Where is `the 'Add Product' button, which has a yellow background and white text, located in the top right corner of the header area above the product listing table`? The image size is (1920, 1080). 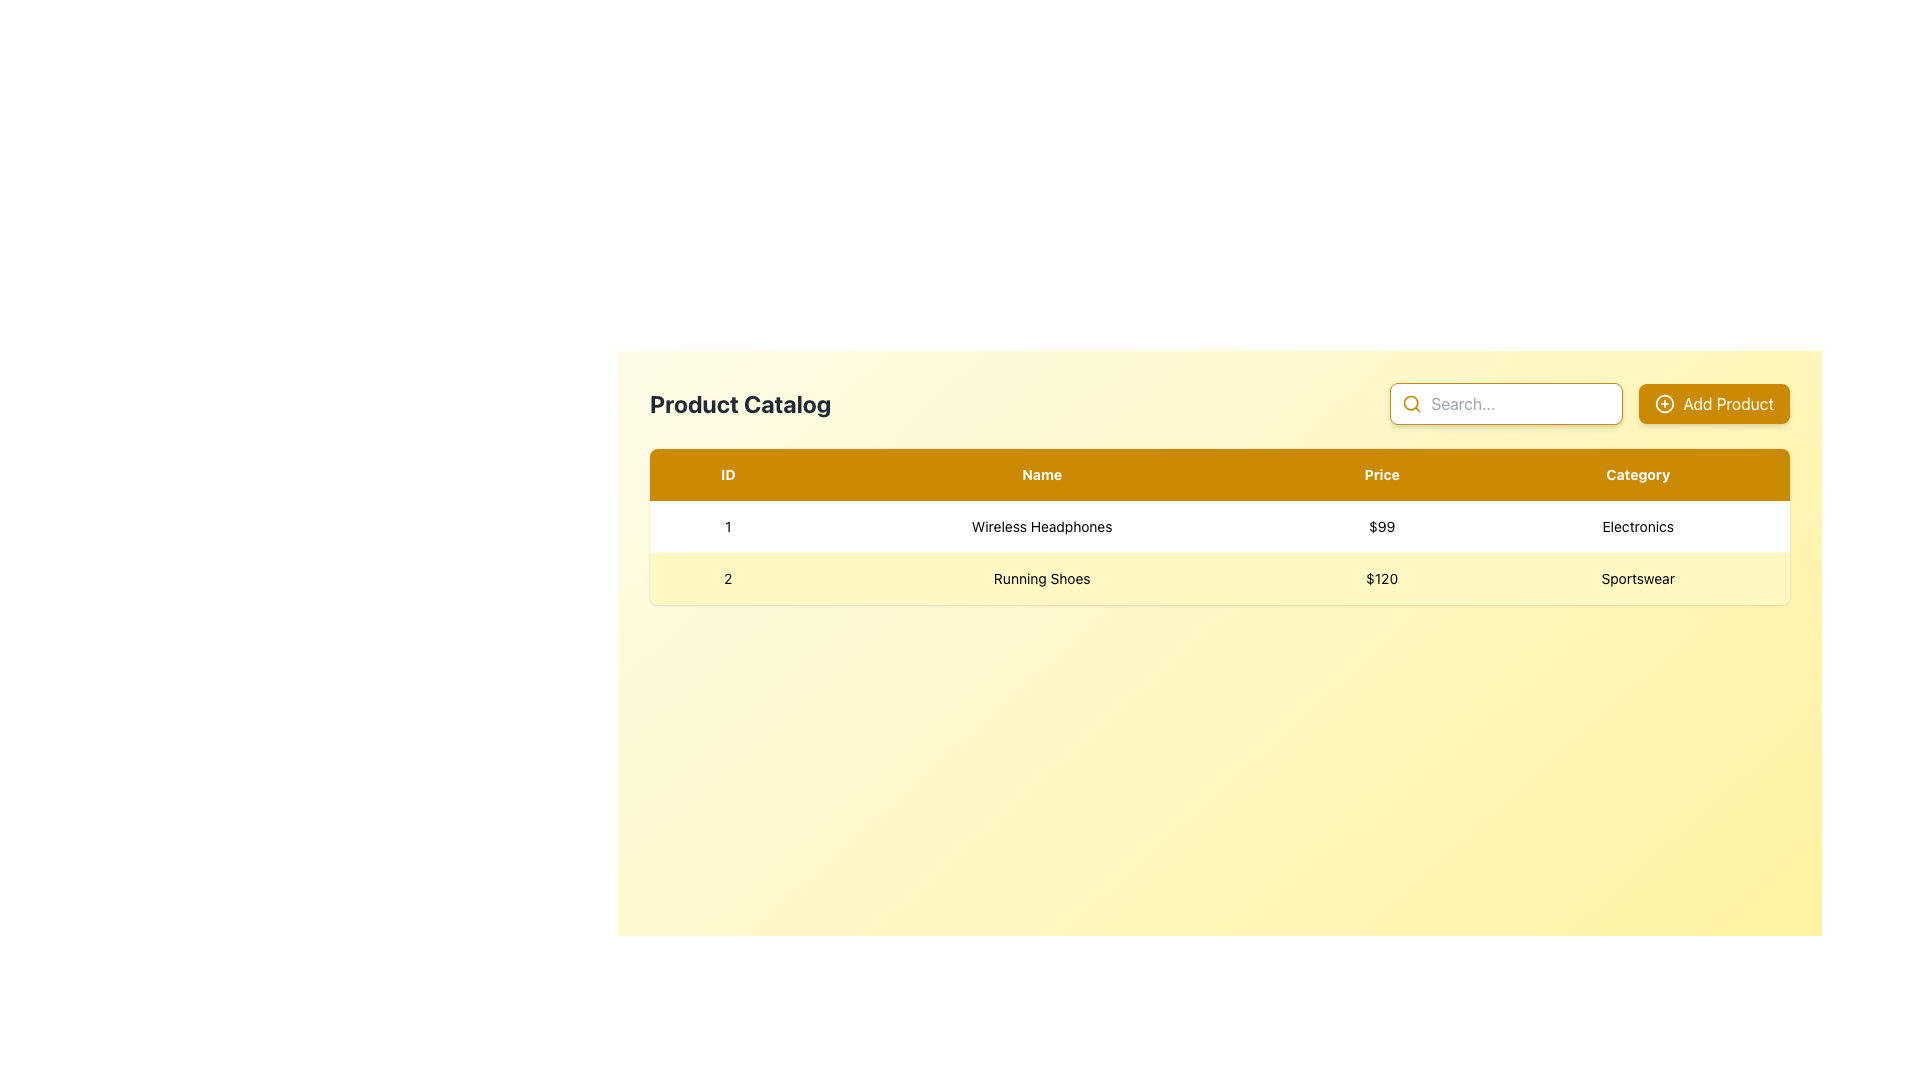
the 'Add Product' button, which has a yellow background and white text, located in the top right corner of the header area above the product listing table is located at coordinates (1712, 404).